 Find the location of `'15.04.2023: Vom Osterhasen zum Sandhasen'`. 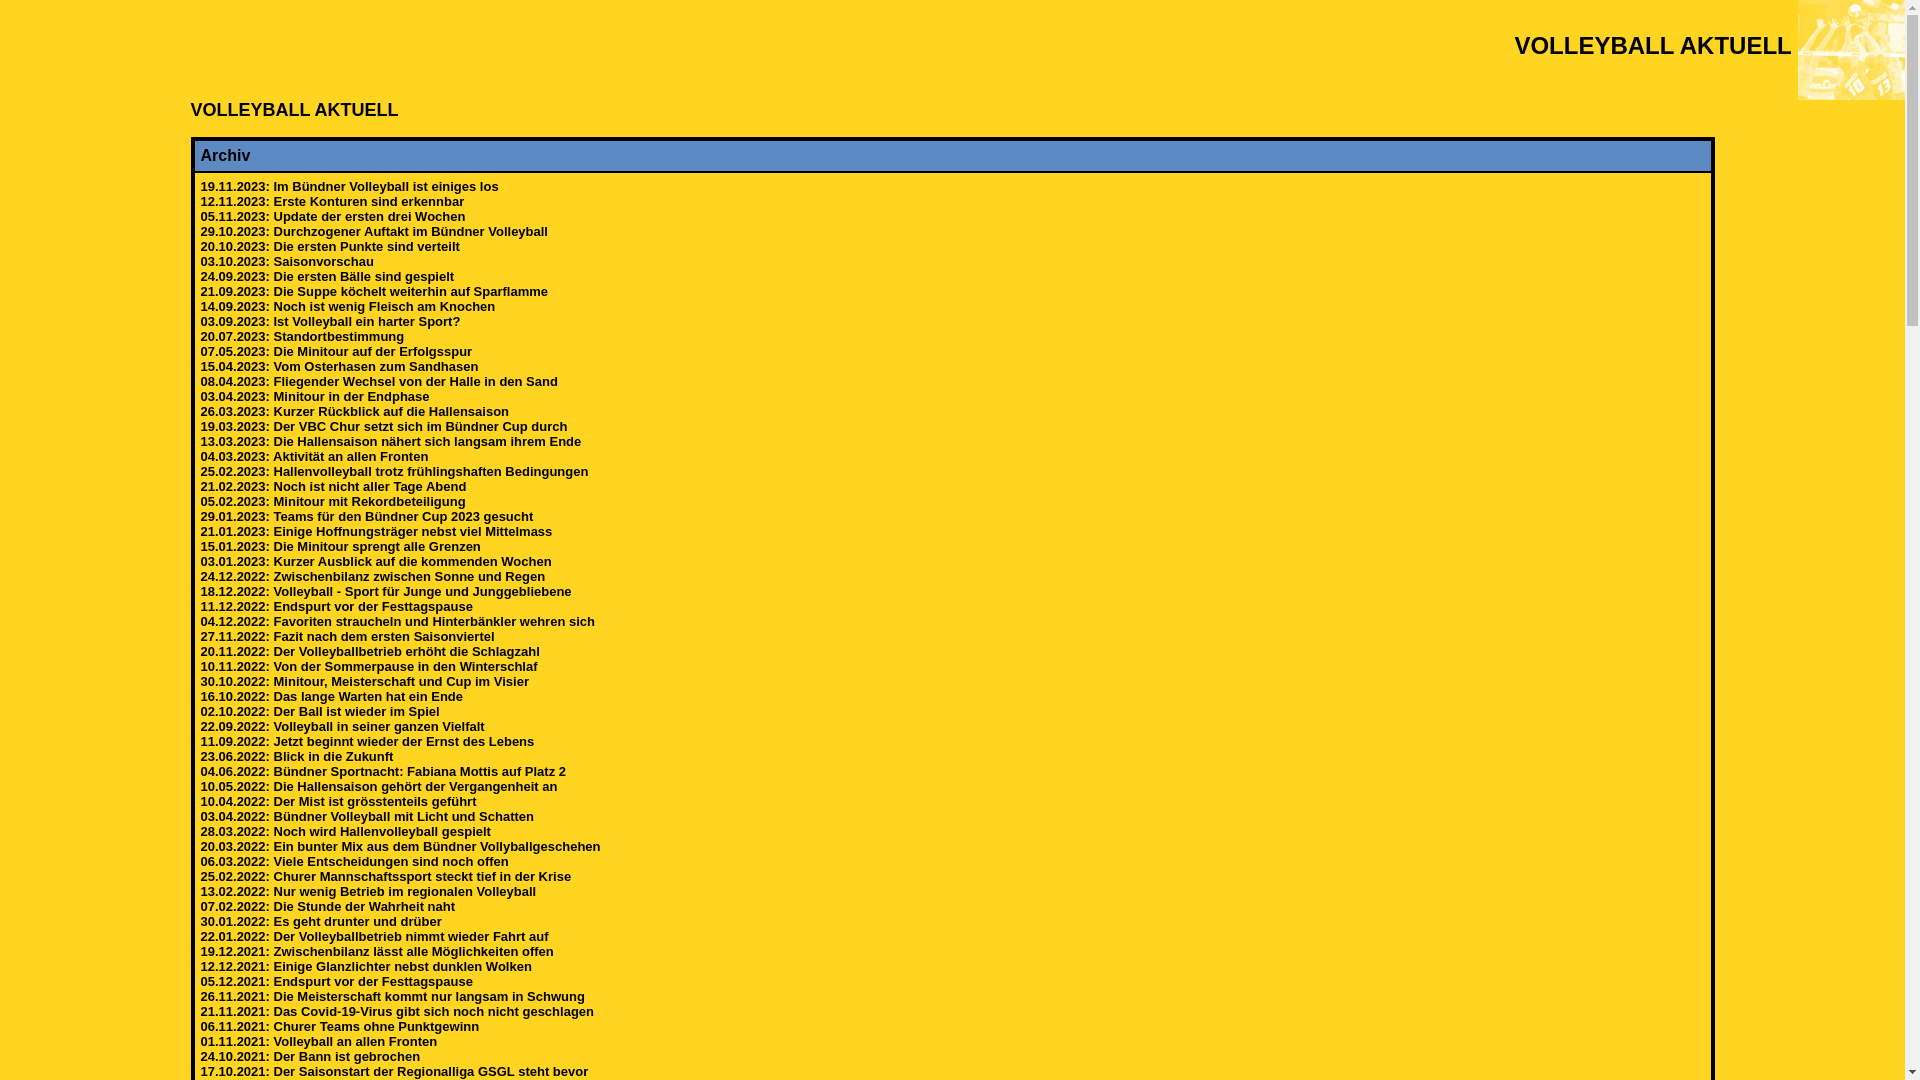

'15.04.2023: Vom Osterhasen zum Sandhasen' is located at coordinates (339, 366).